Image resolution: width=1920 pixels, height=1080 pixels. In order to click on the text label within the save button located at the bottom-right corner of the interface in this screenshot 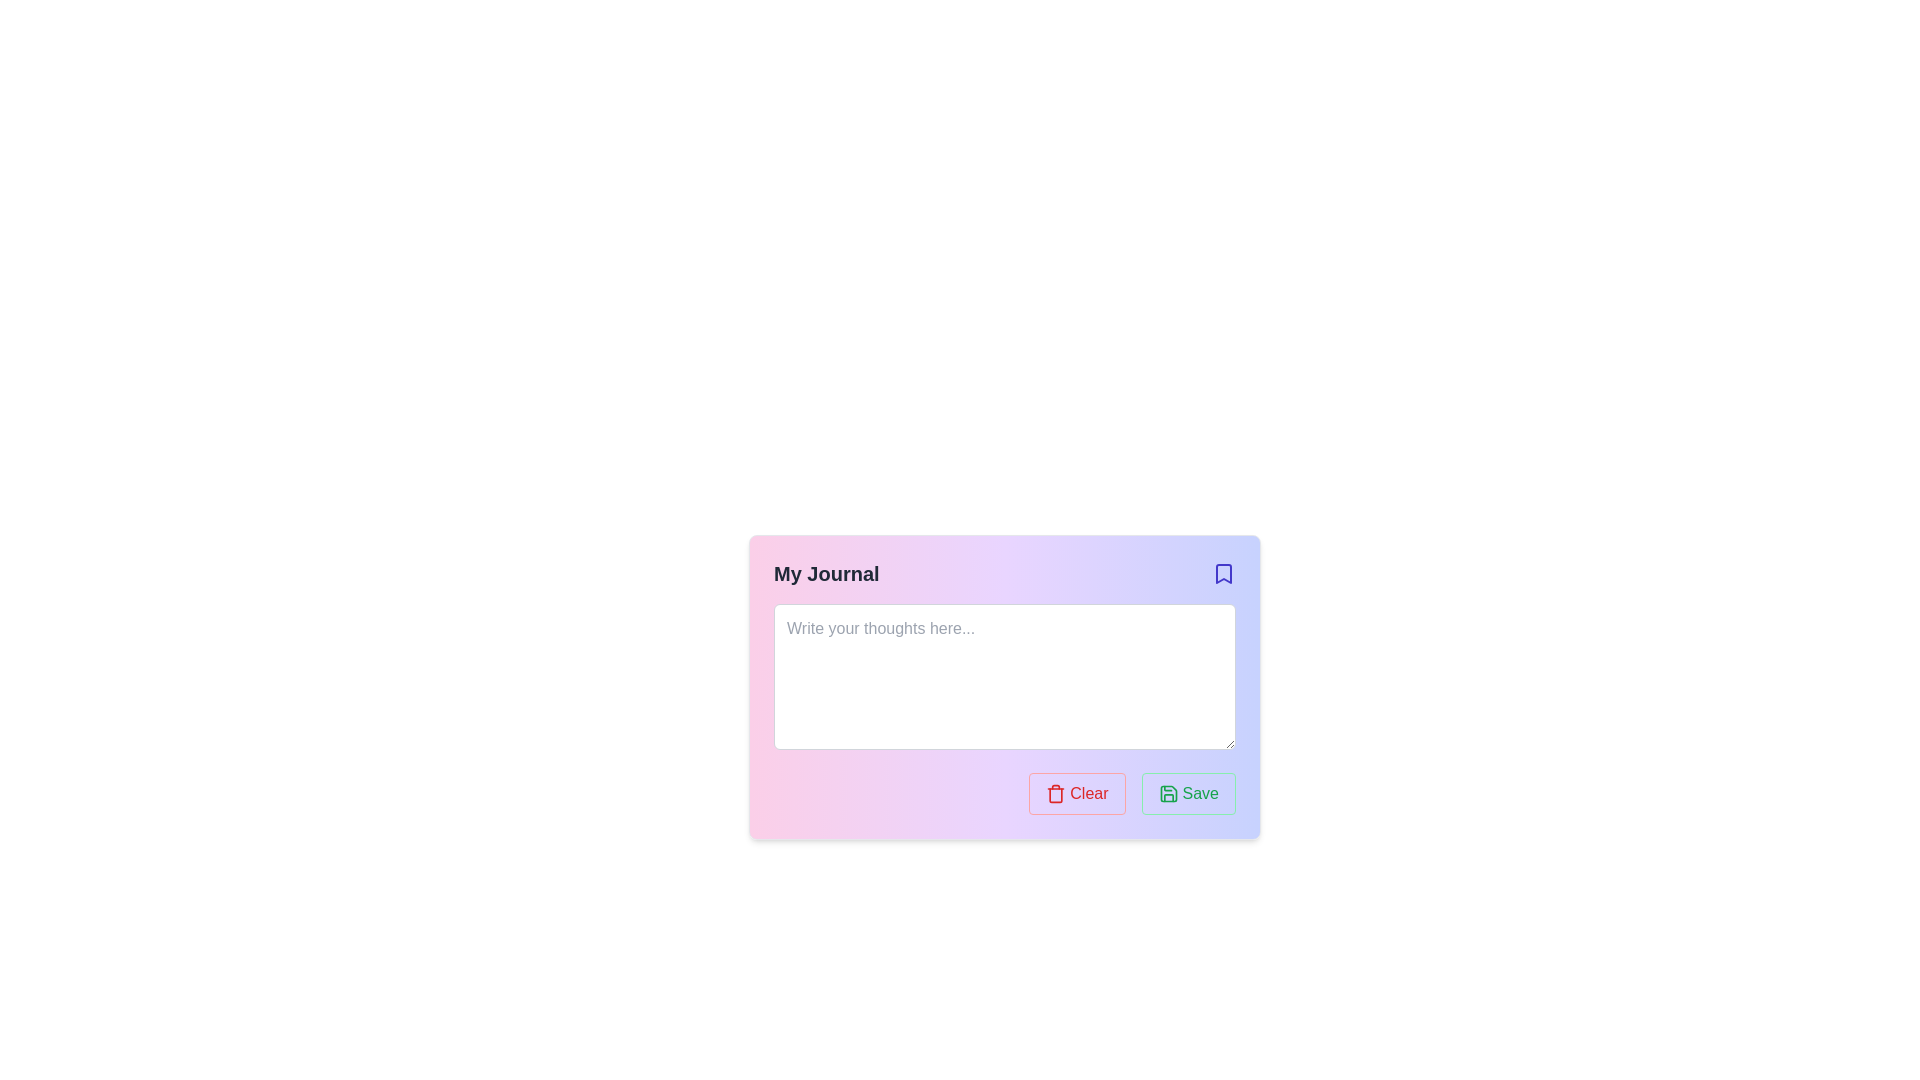, I will do `click(1200, 793)`.